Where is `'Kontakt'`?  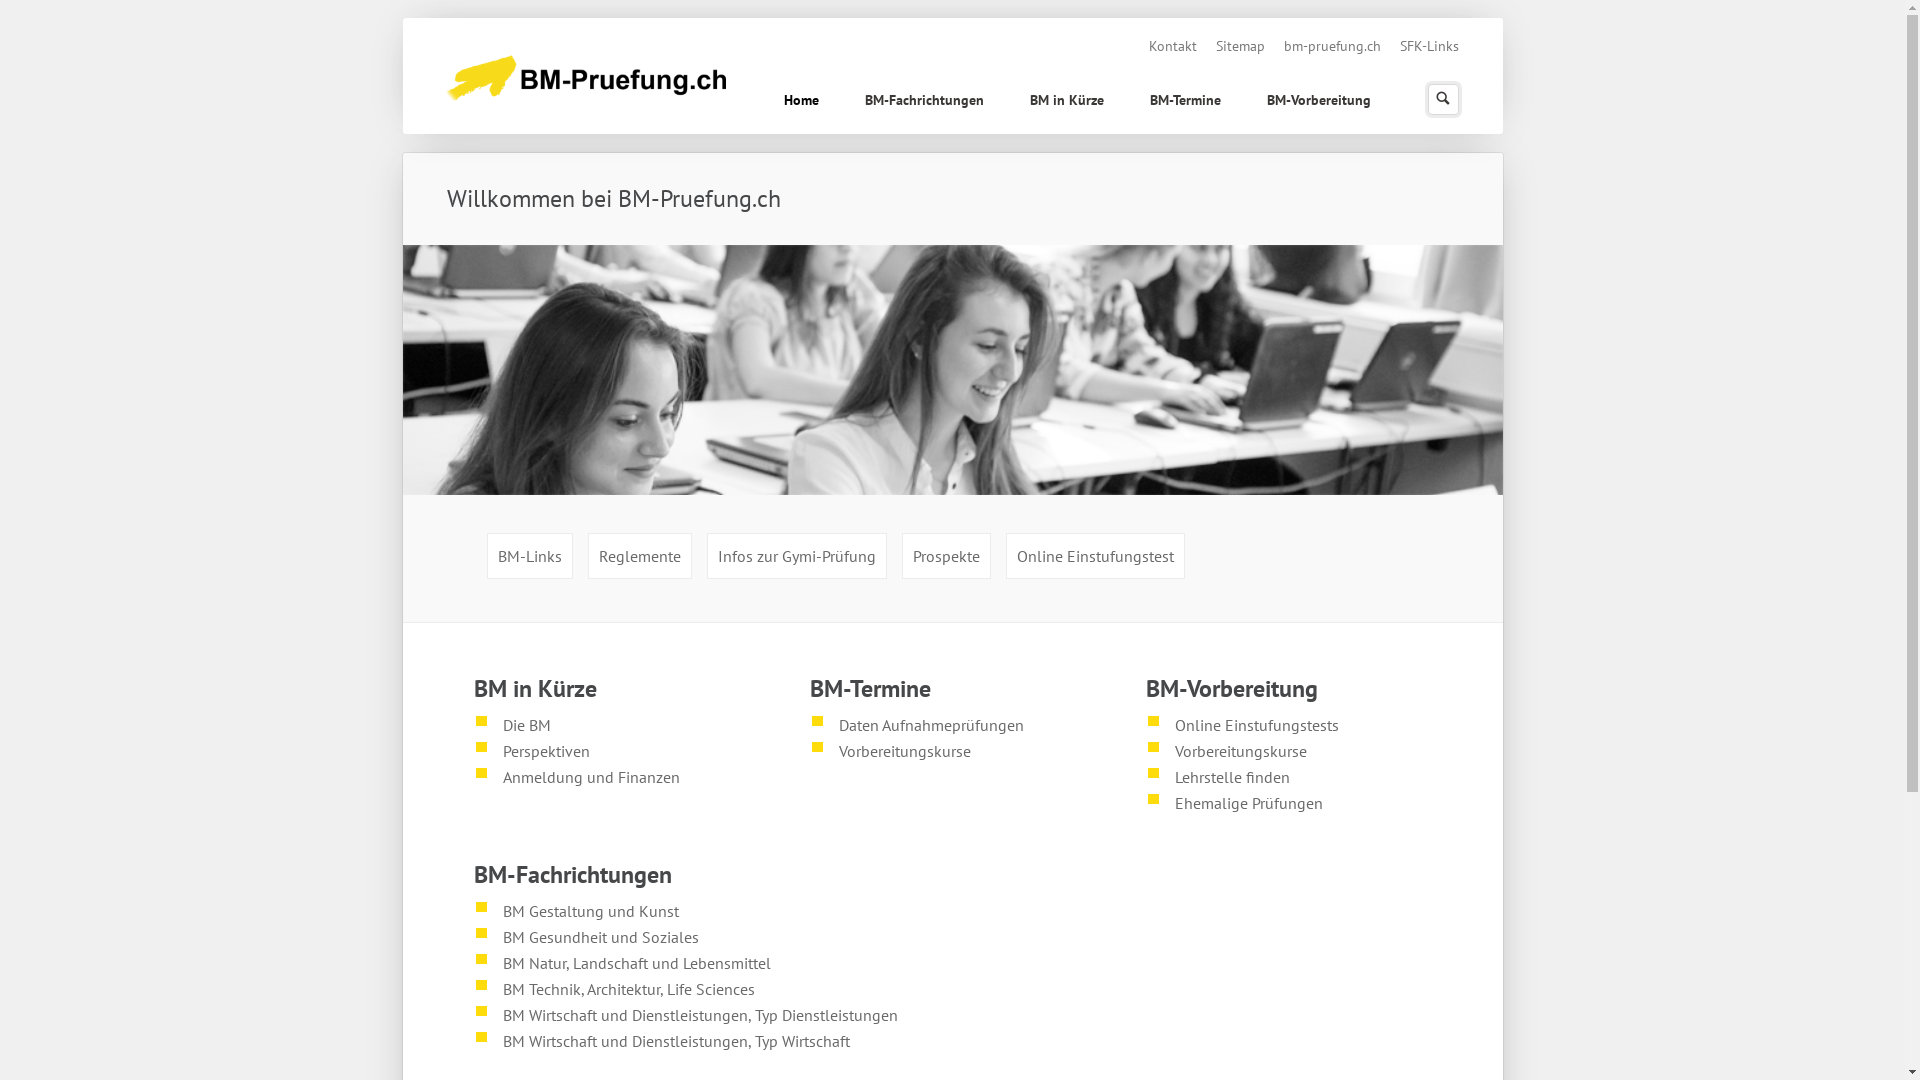 'Kontakt' is located at coordinates (1171, 45).